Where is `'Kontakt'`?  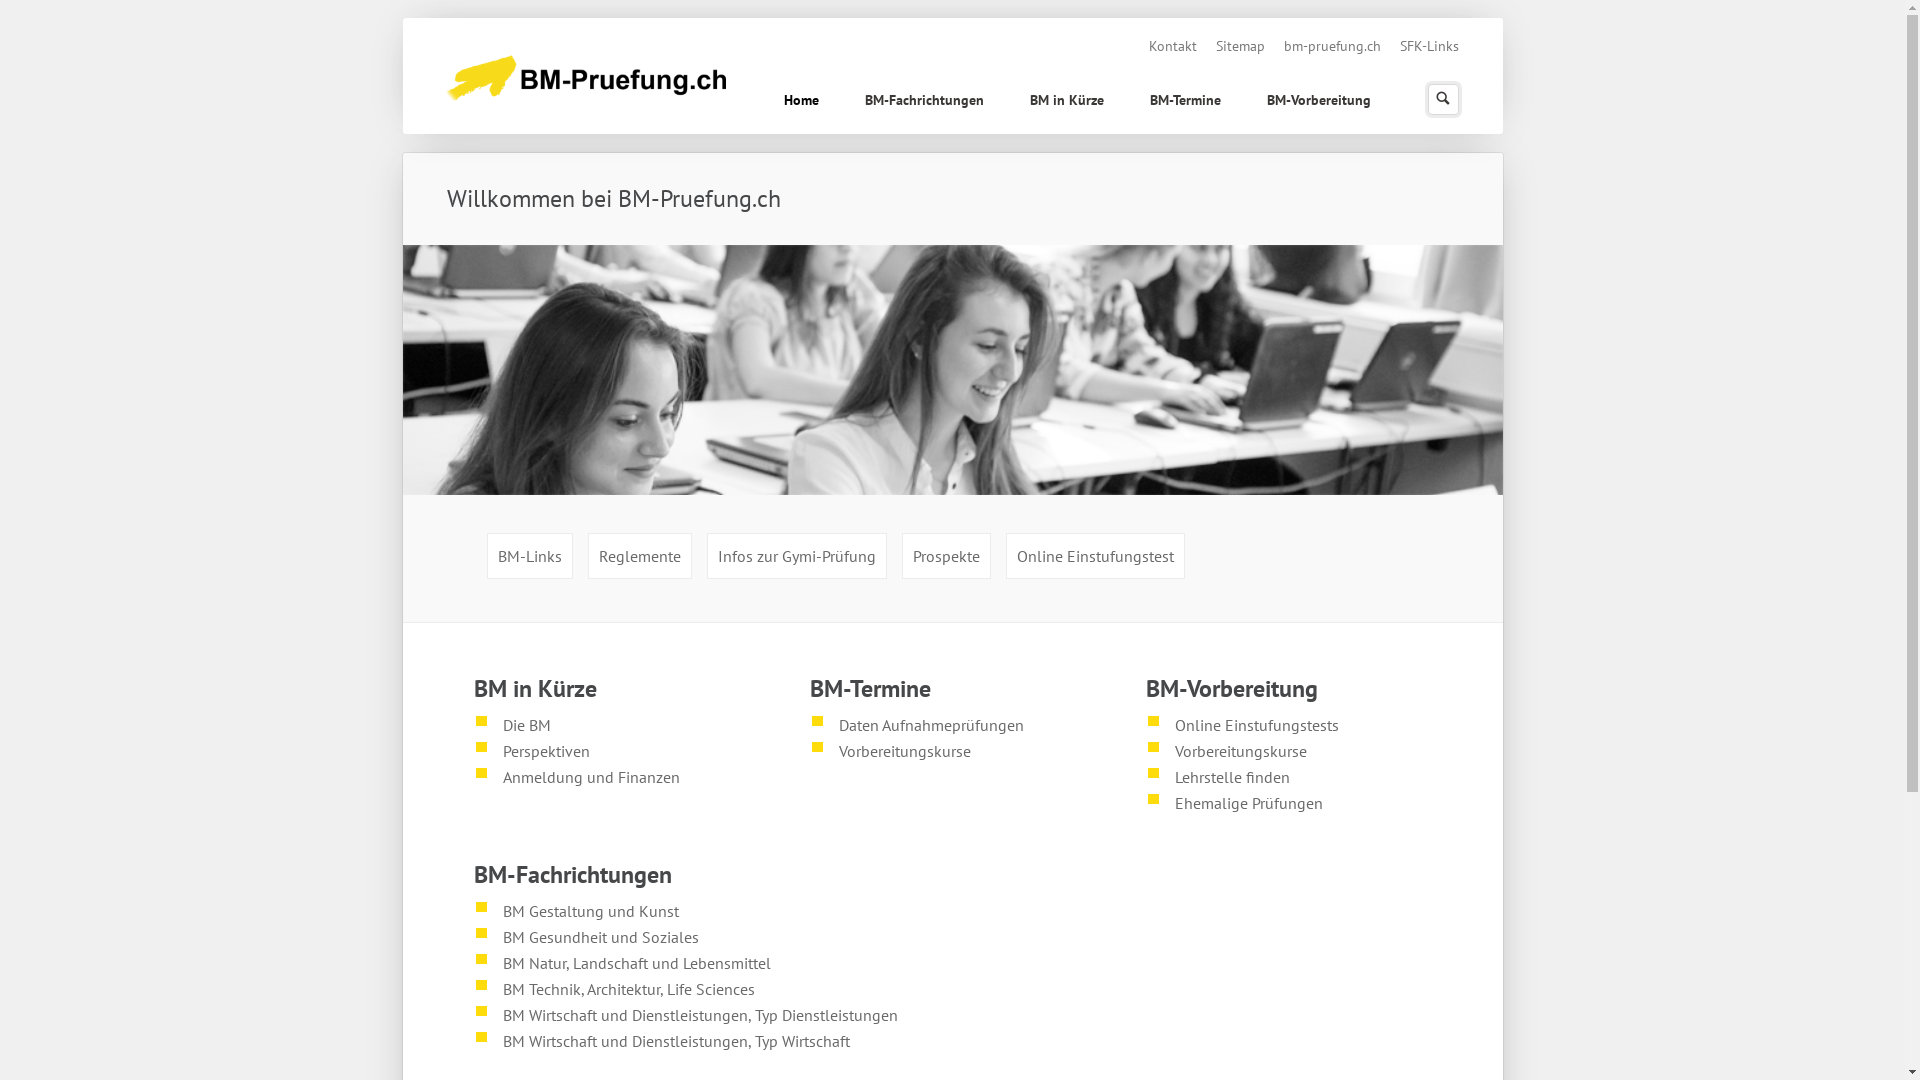 'Kontakt' is located at coordinates (1171, 45).